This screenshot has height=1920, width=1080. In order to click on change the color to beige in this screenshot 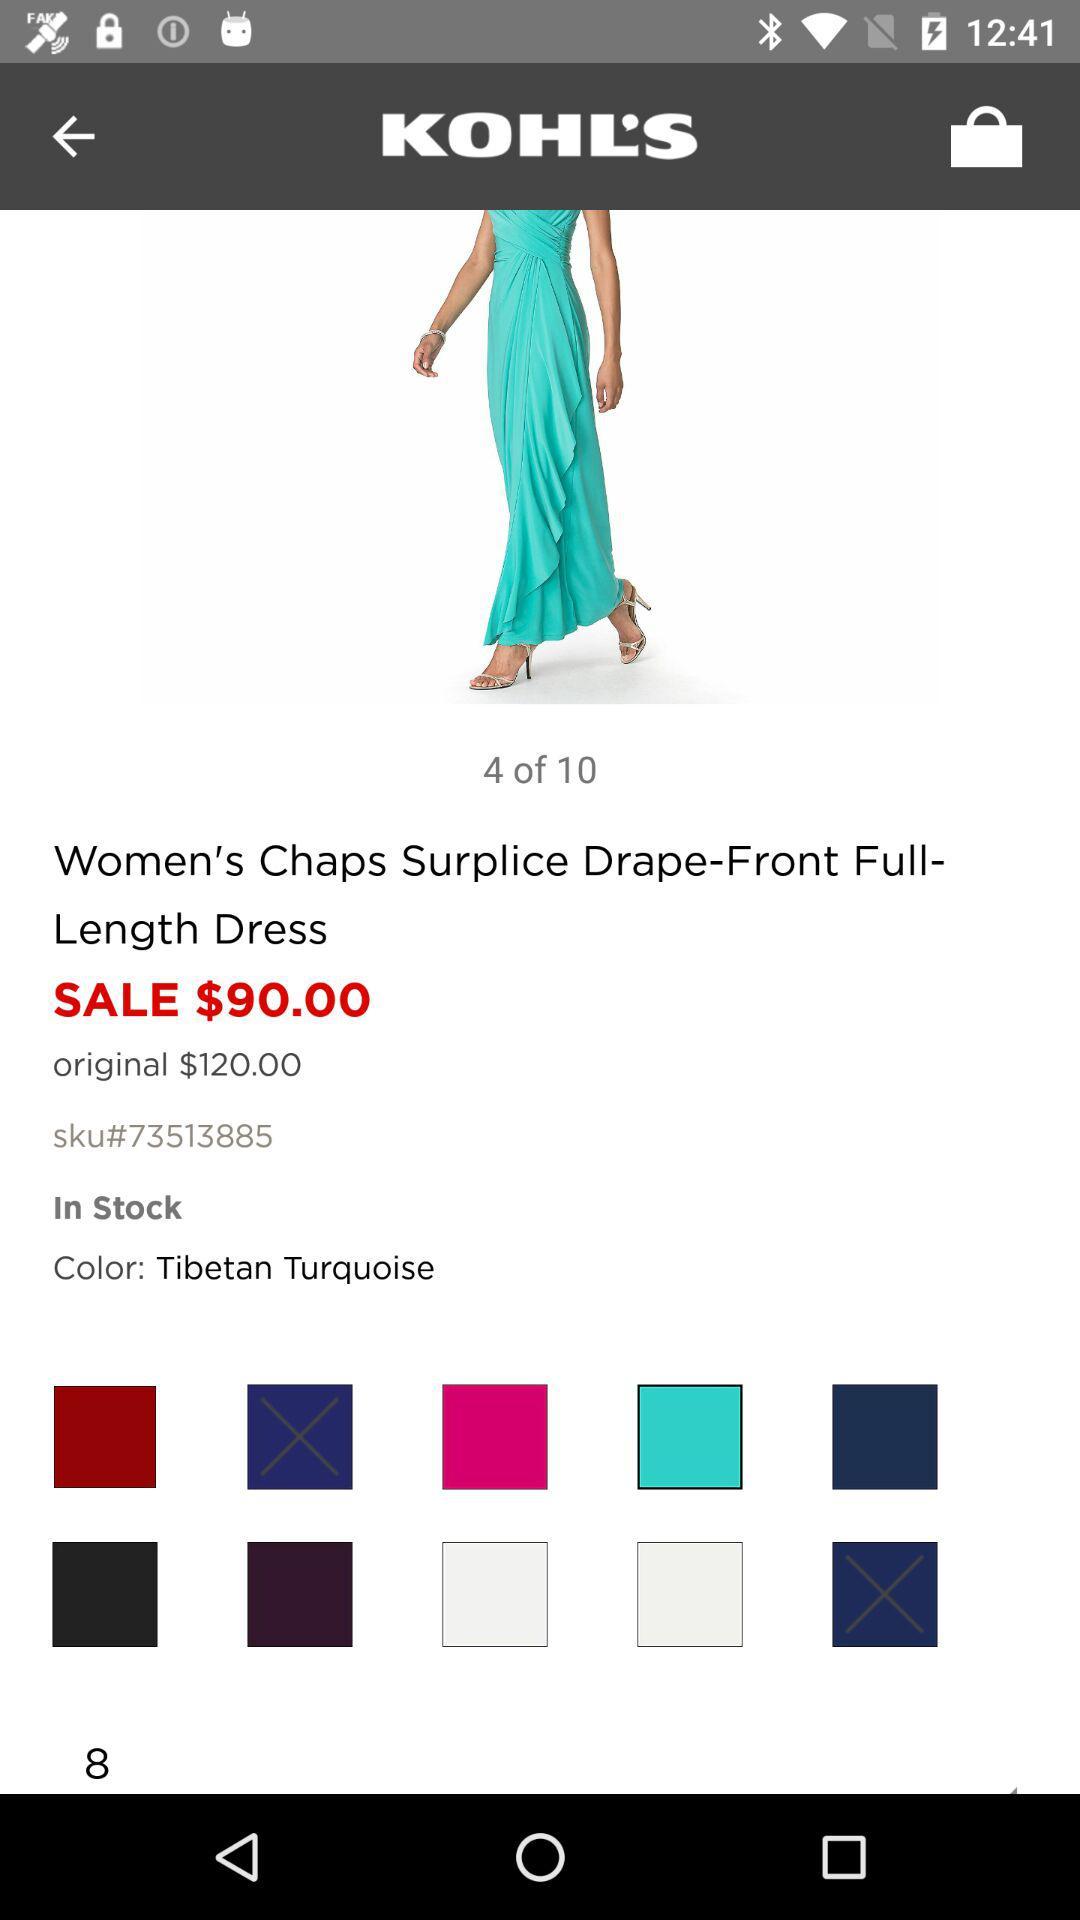, I will do `click(689, 1593)`.